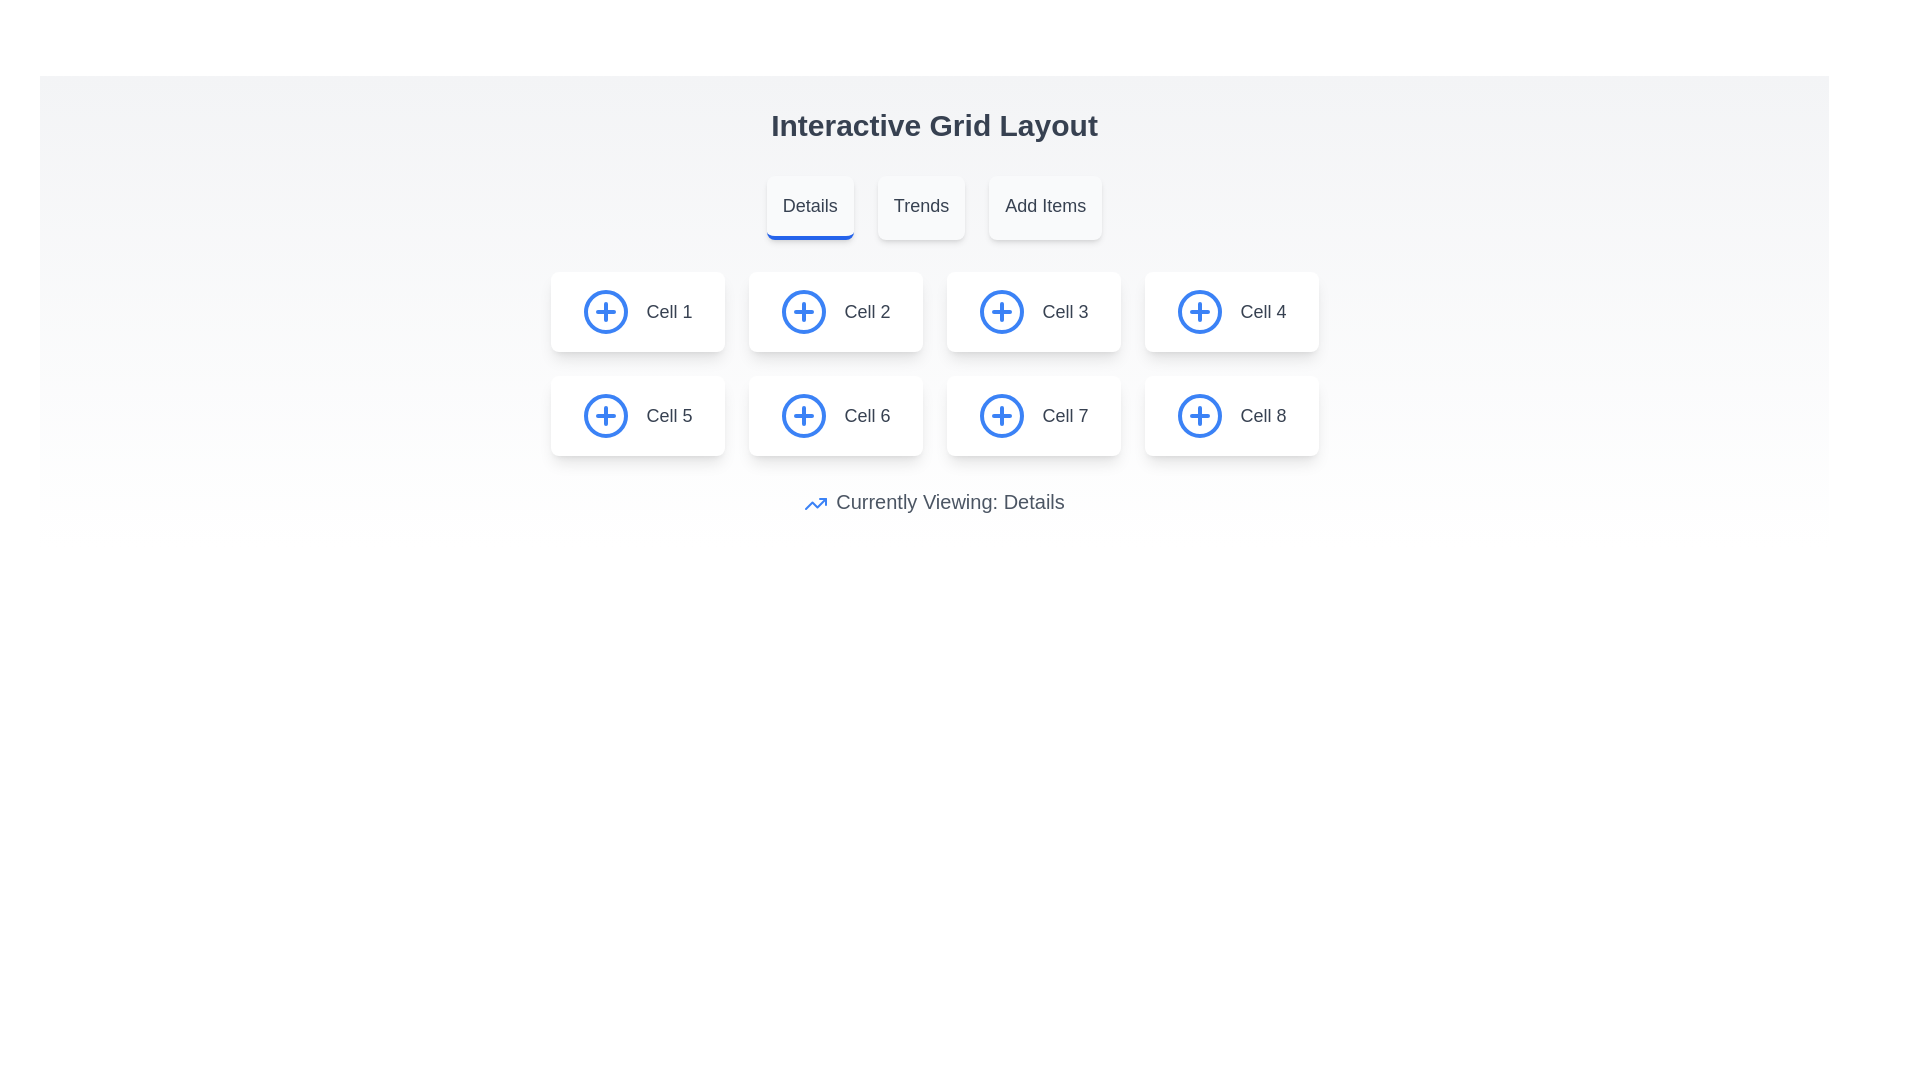 Image resolution: width=1920 pixels, height=1080 pixels. Describe the element at coordinates (1200, 415) in the screenshot. I see `the blue circular outline with a white background and a blue plus symbol located in 'Cell 8'` at that location.